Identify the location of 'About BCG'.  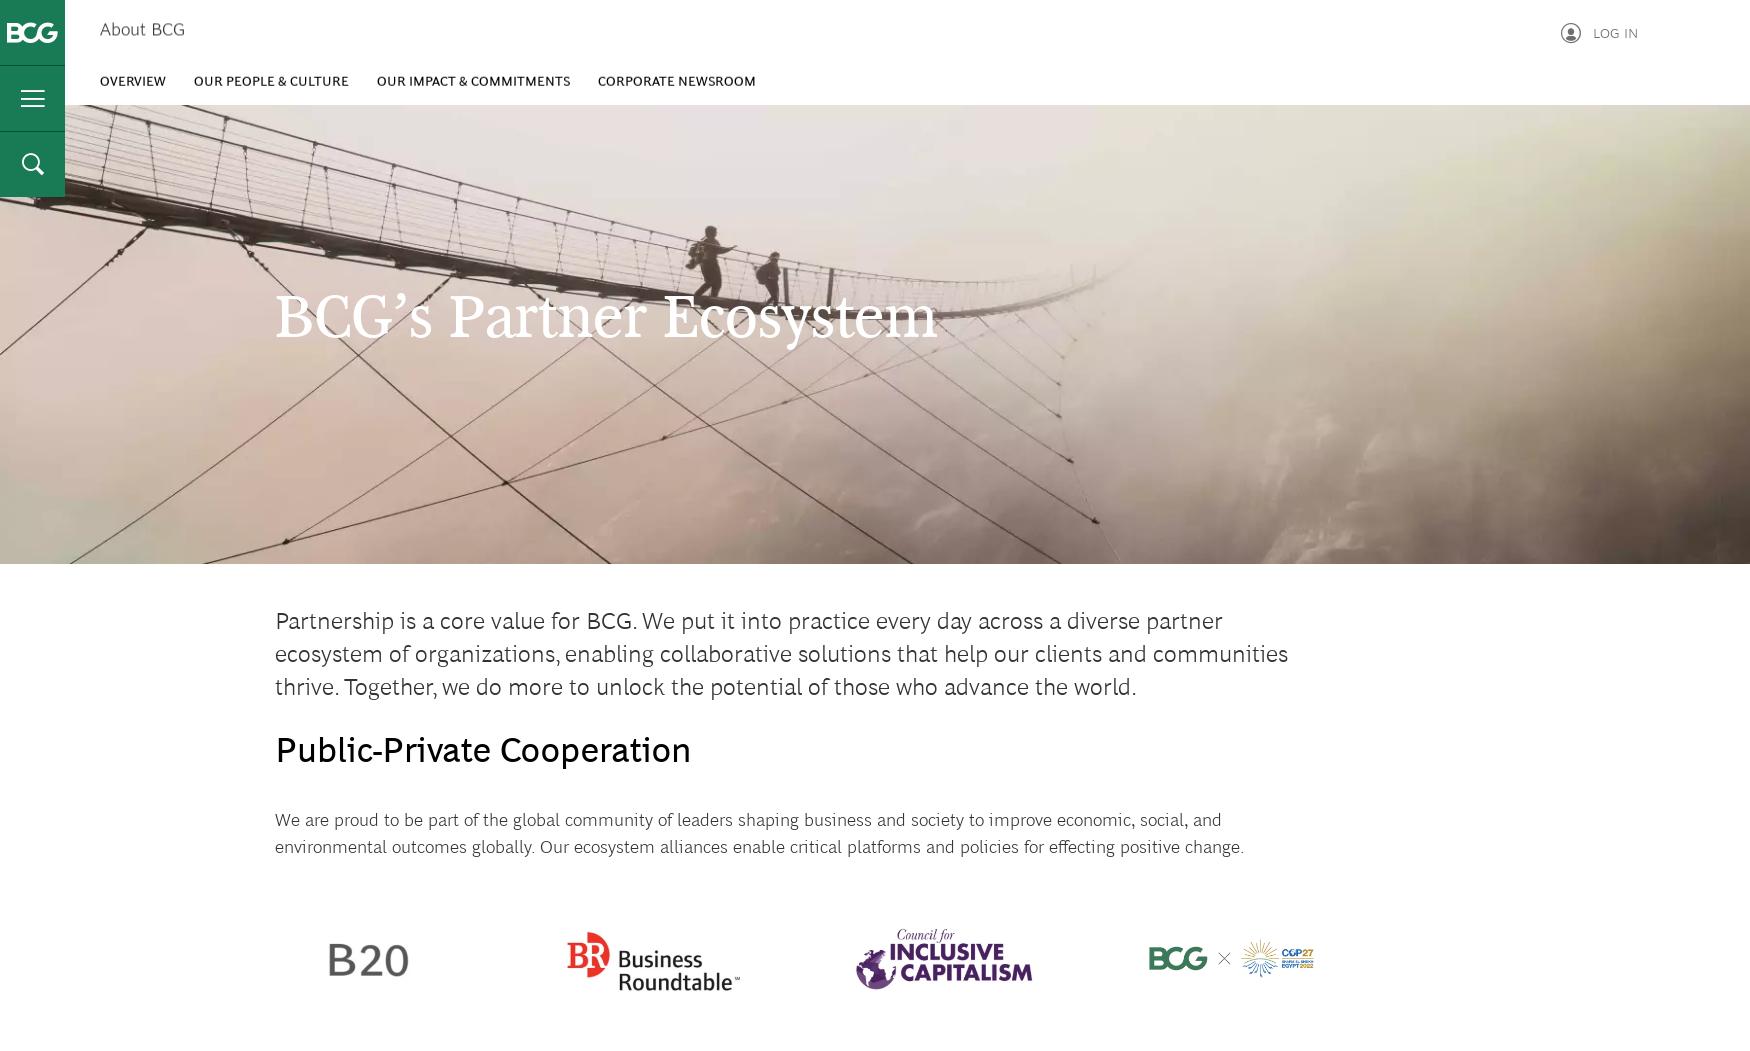
(99, 38).